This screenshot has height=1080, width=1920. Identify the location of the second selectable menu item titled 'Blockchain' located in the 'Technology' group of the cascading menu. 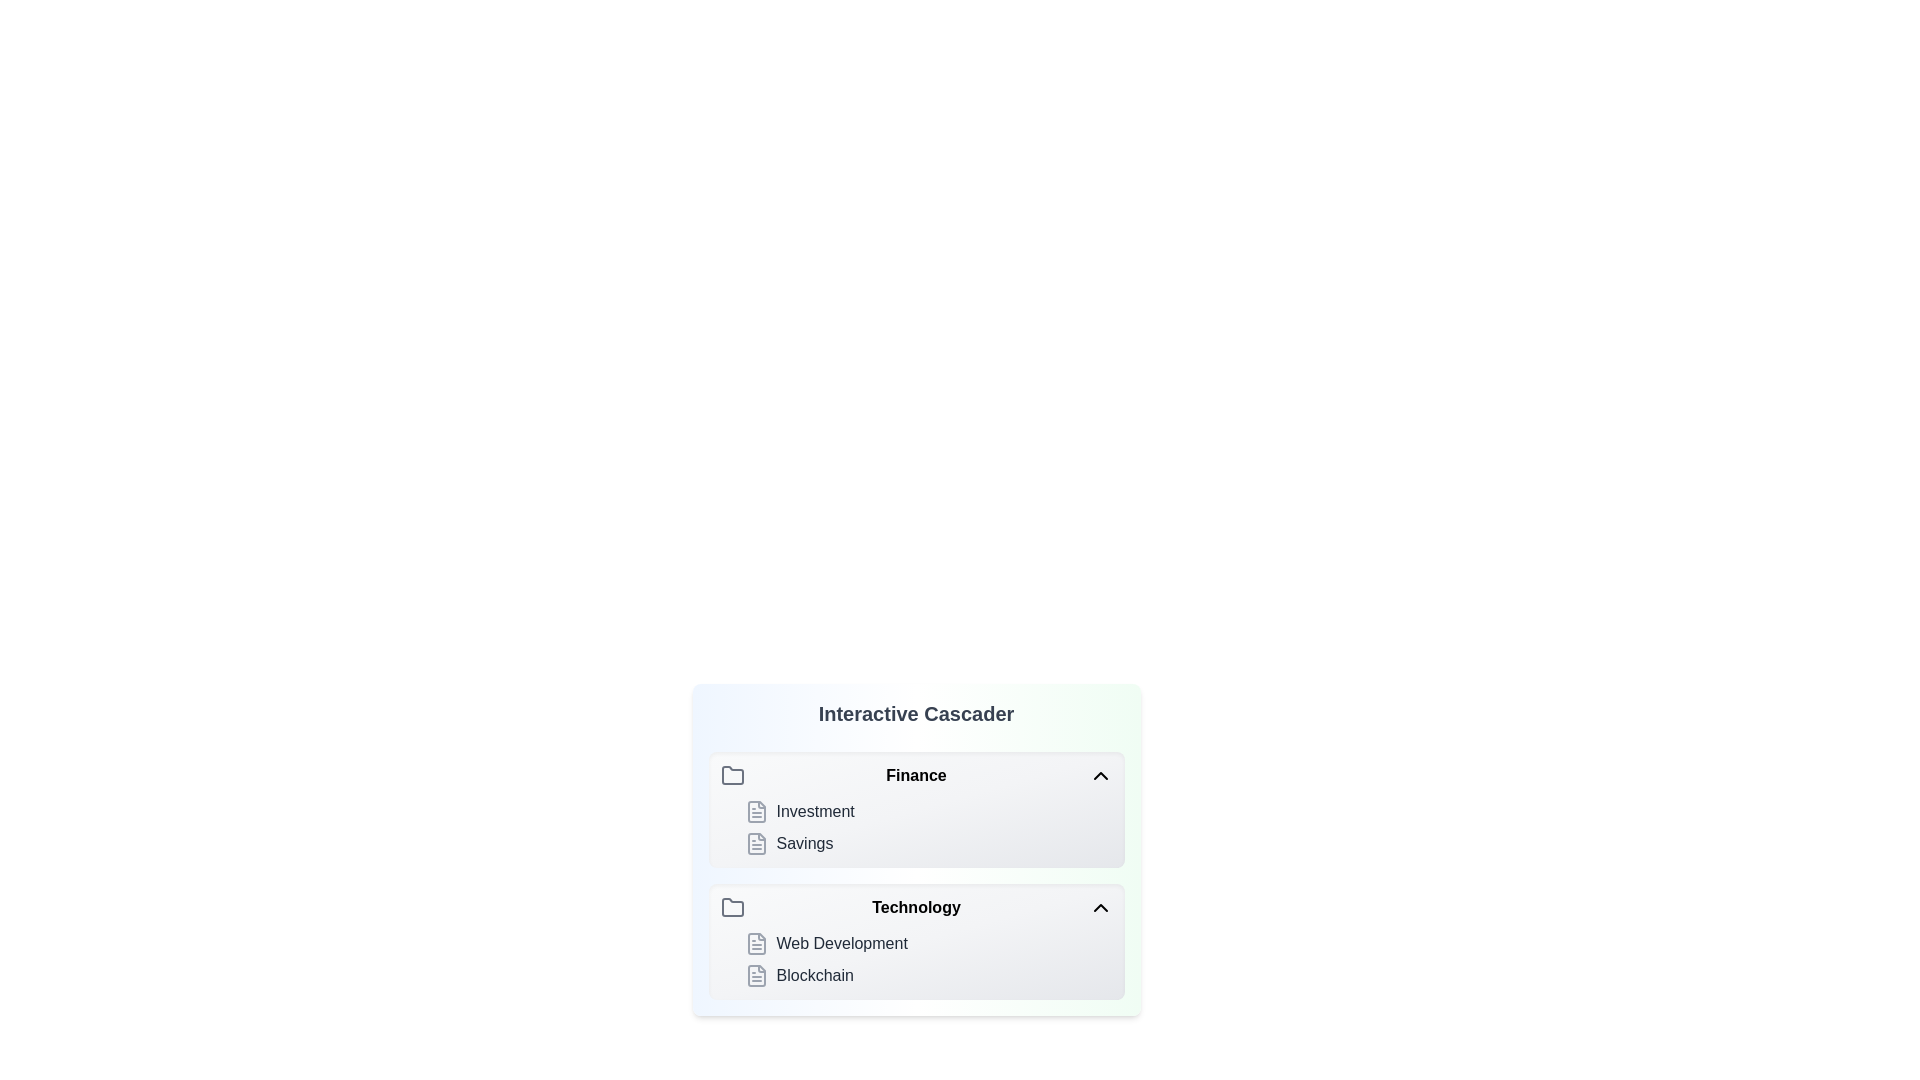
(927, 974).